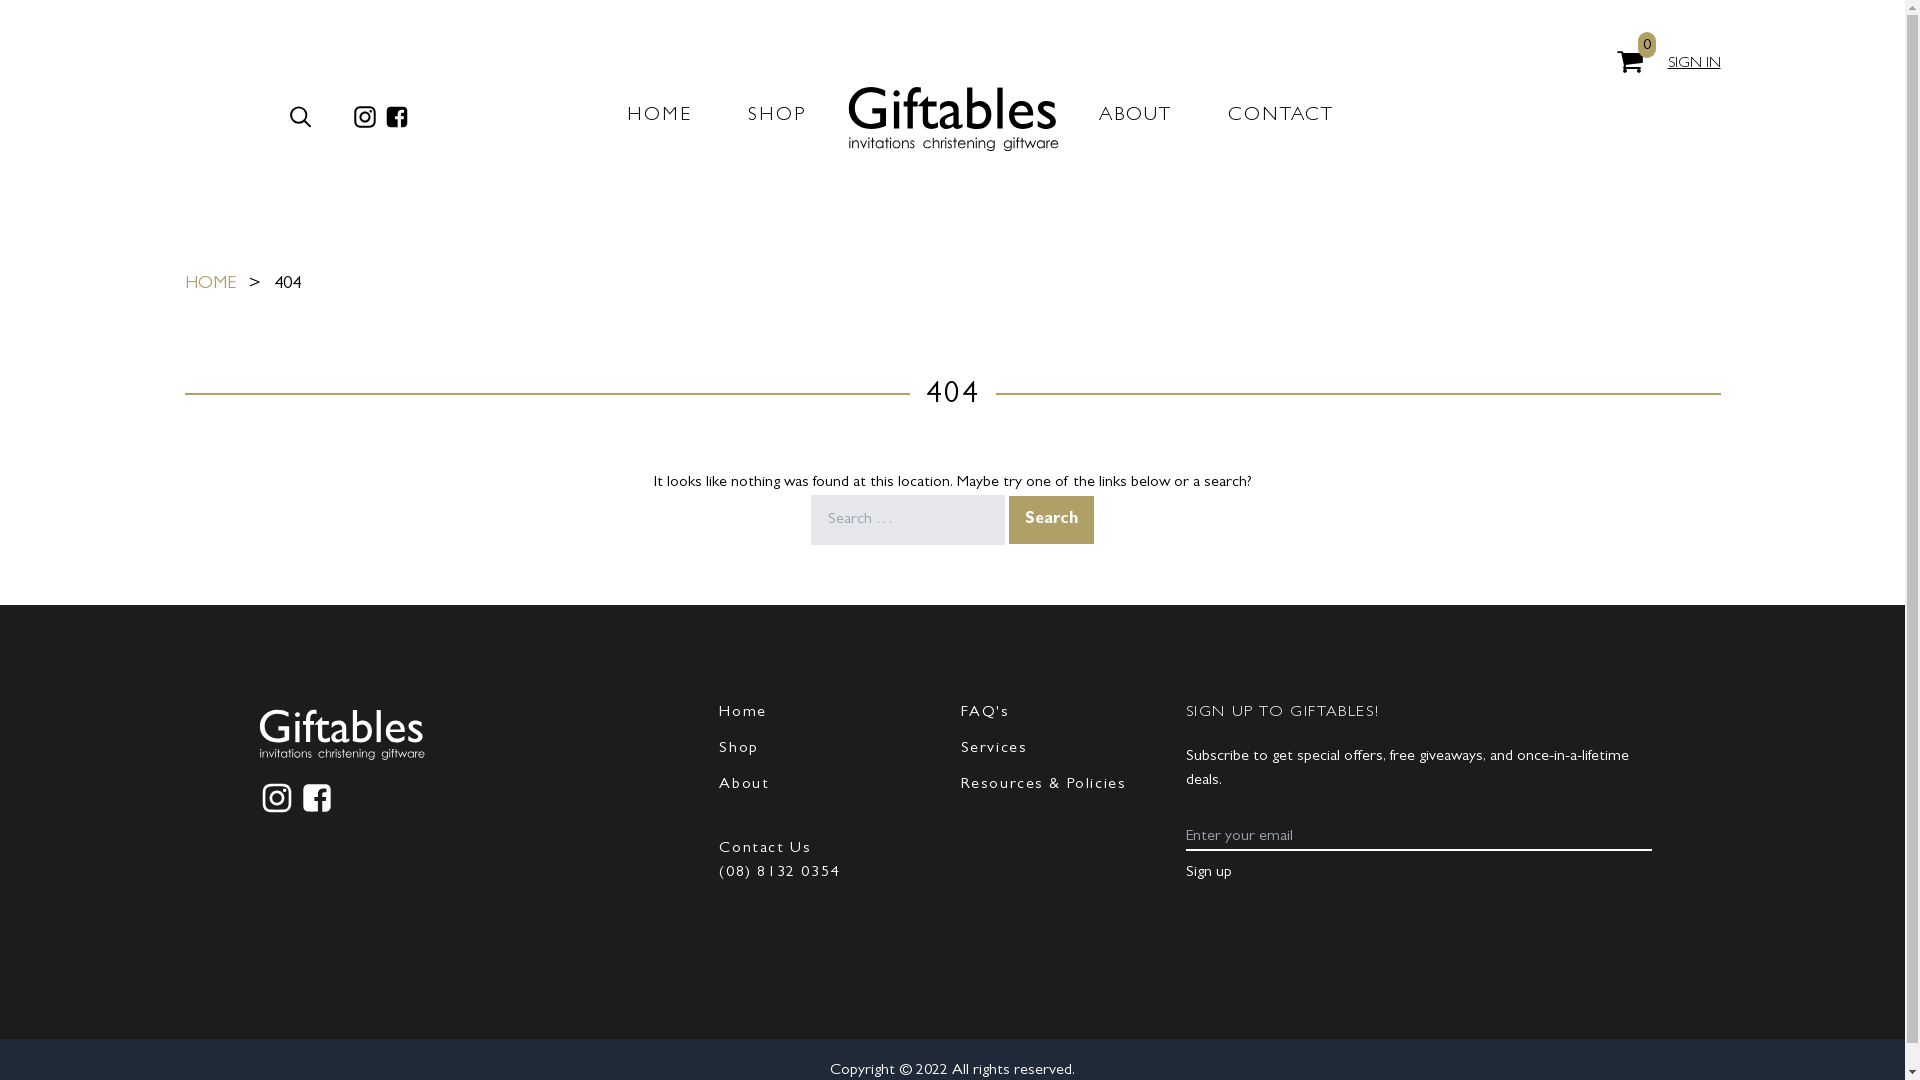 This screenshot has height=1080, width=1920. What do you see at coordinates (747, 116) in the screenshot?
I see `'SHOP'` at bounding box center [747, 116].